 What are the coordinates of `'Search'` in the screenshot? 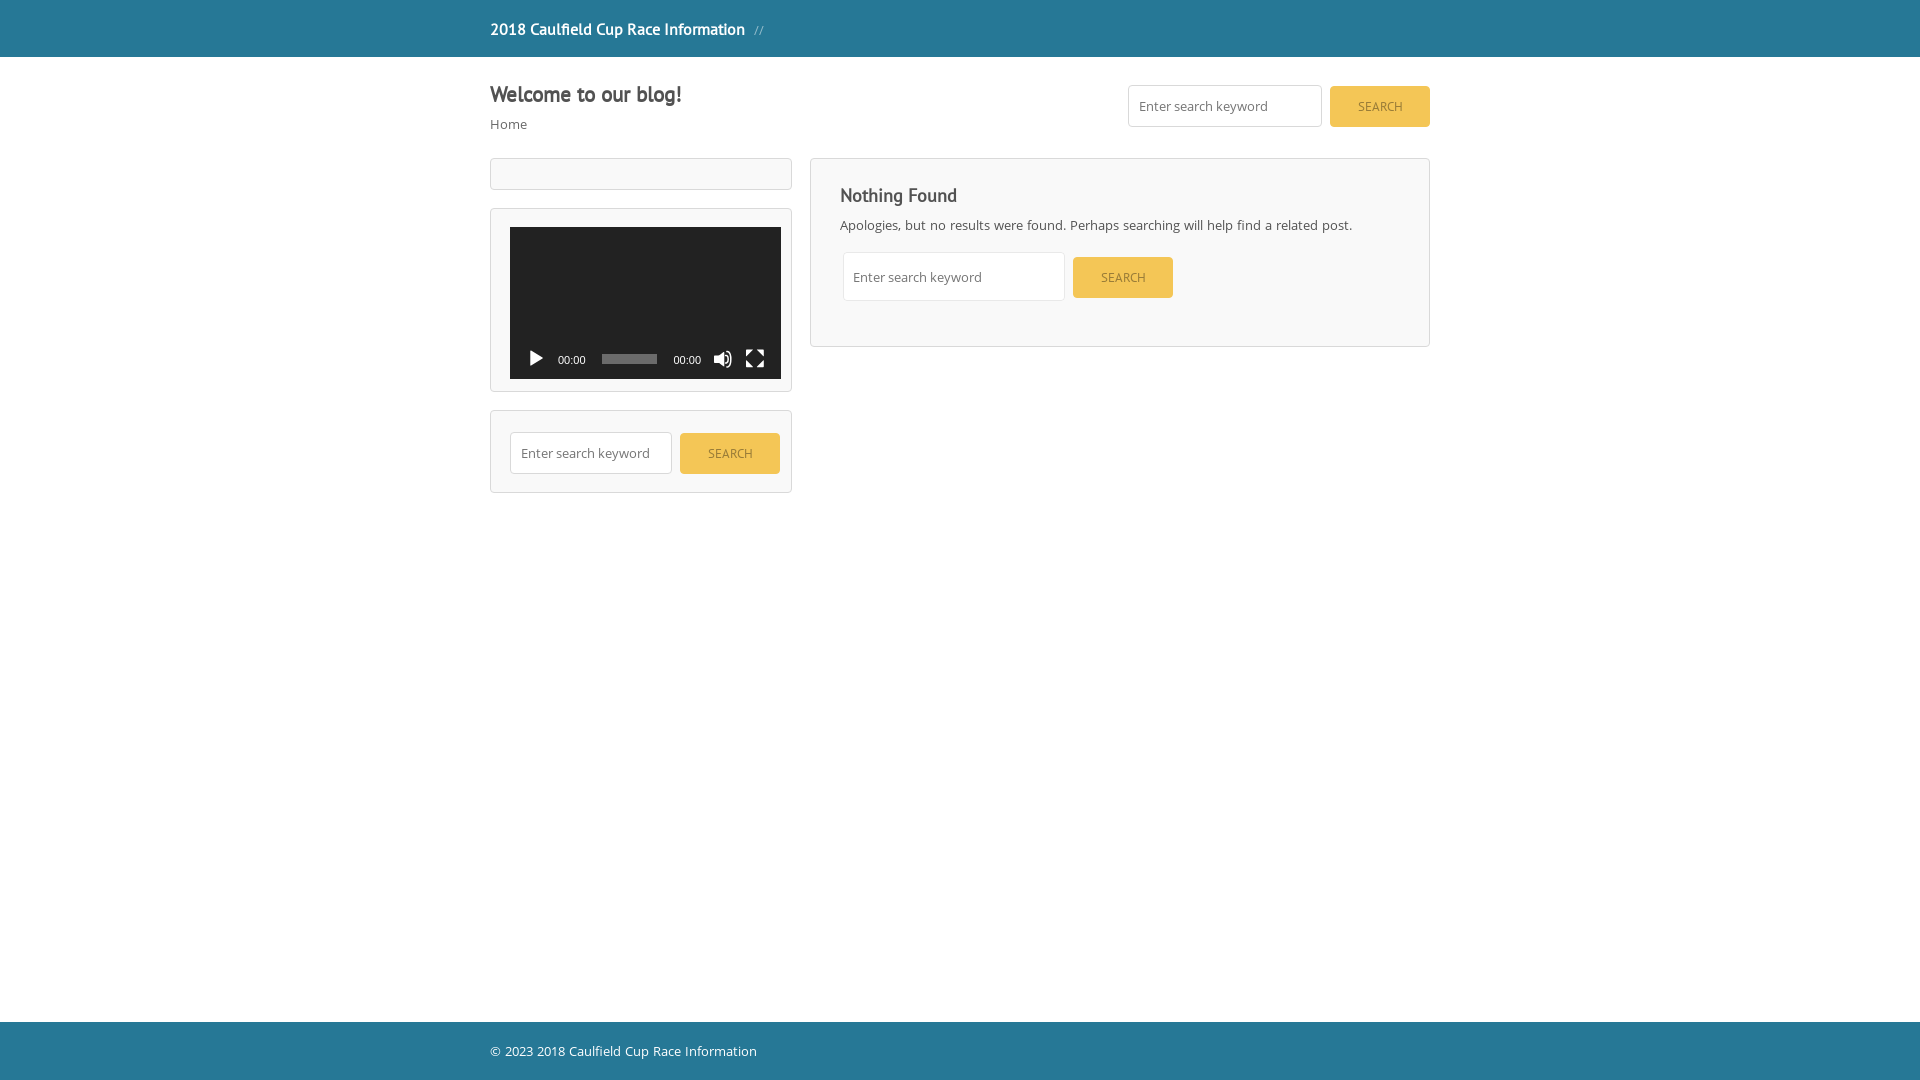 It's located at (1379, 106).